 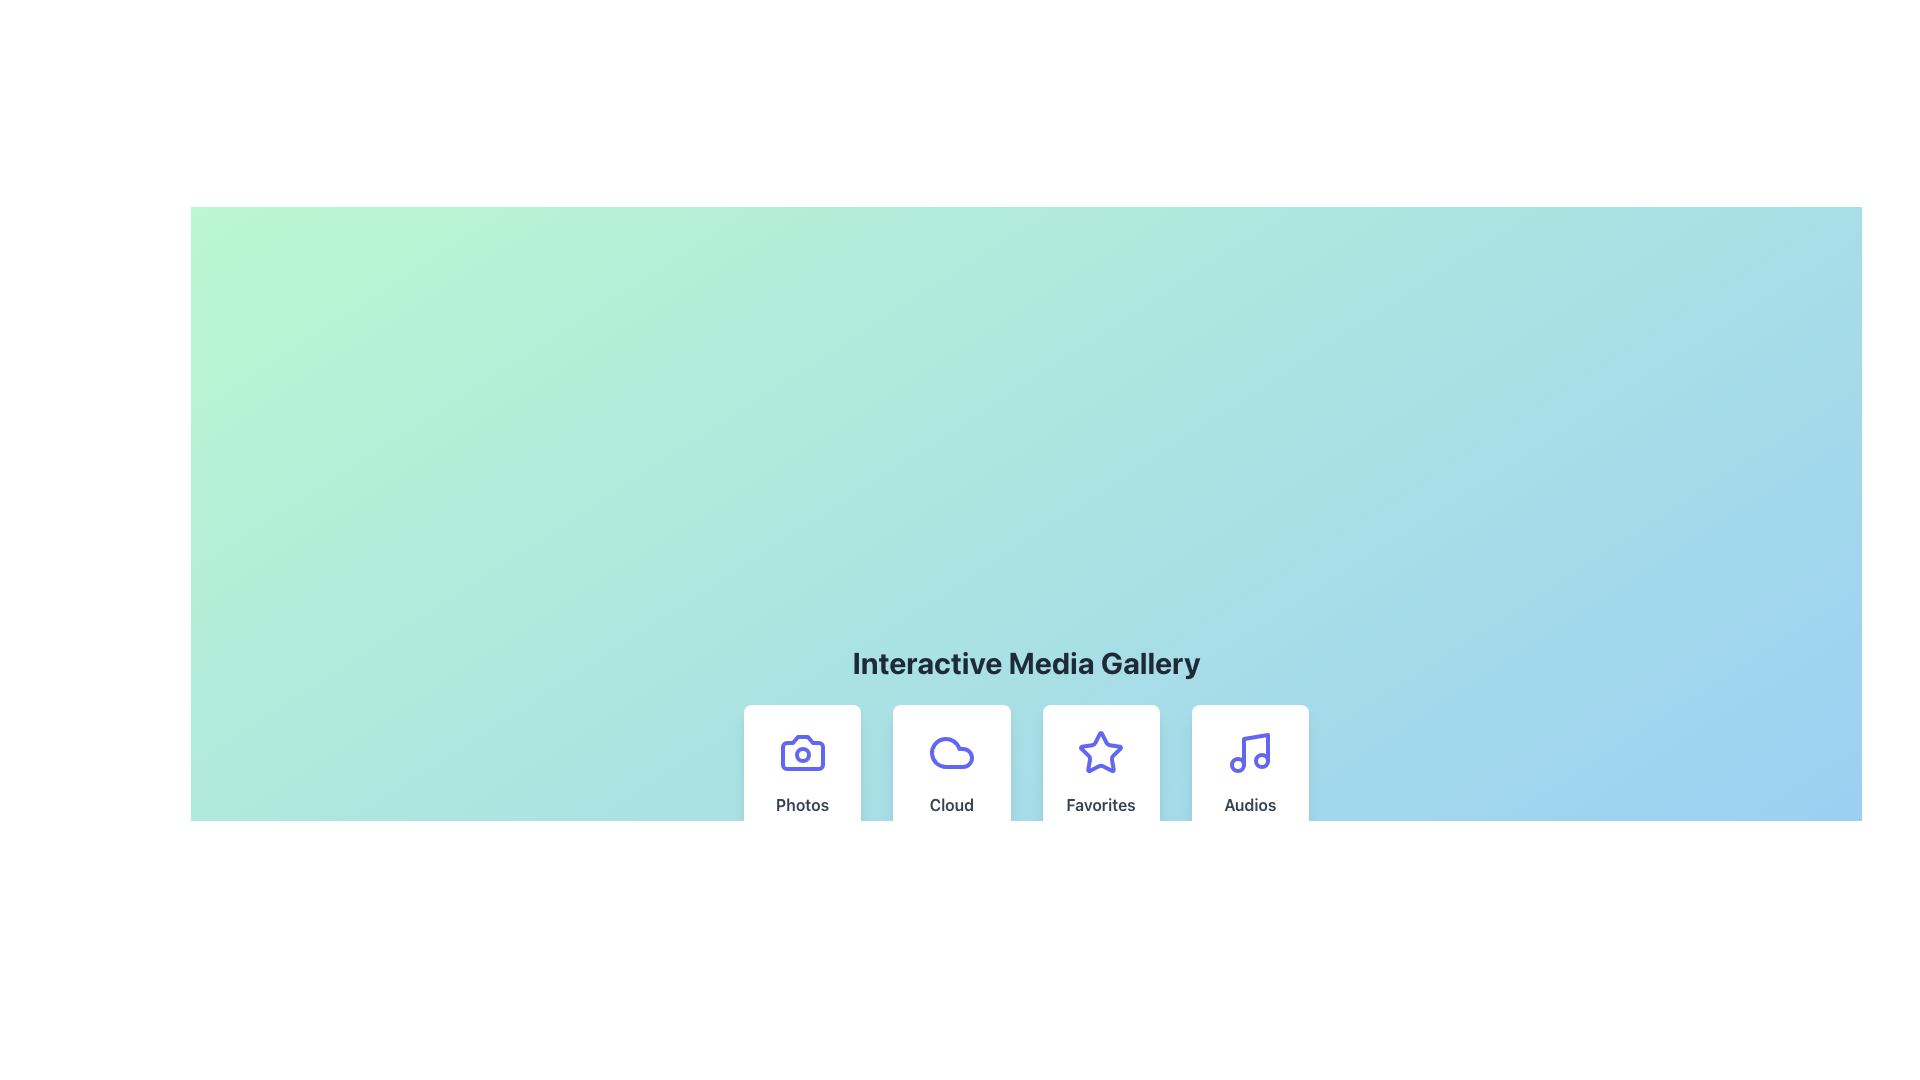 What do you see at coordinates (950, 752) in the screenshot?
I see `the cloud icon with a blue outline located in the second card of four, which has 'Cloud' as the label below` at bounding box center [950, 752].